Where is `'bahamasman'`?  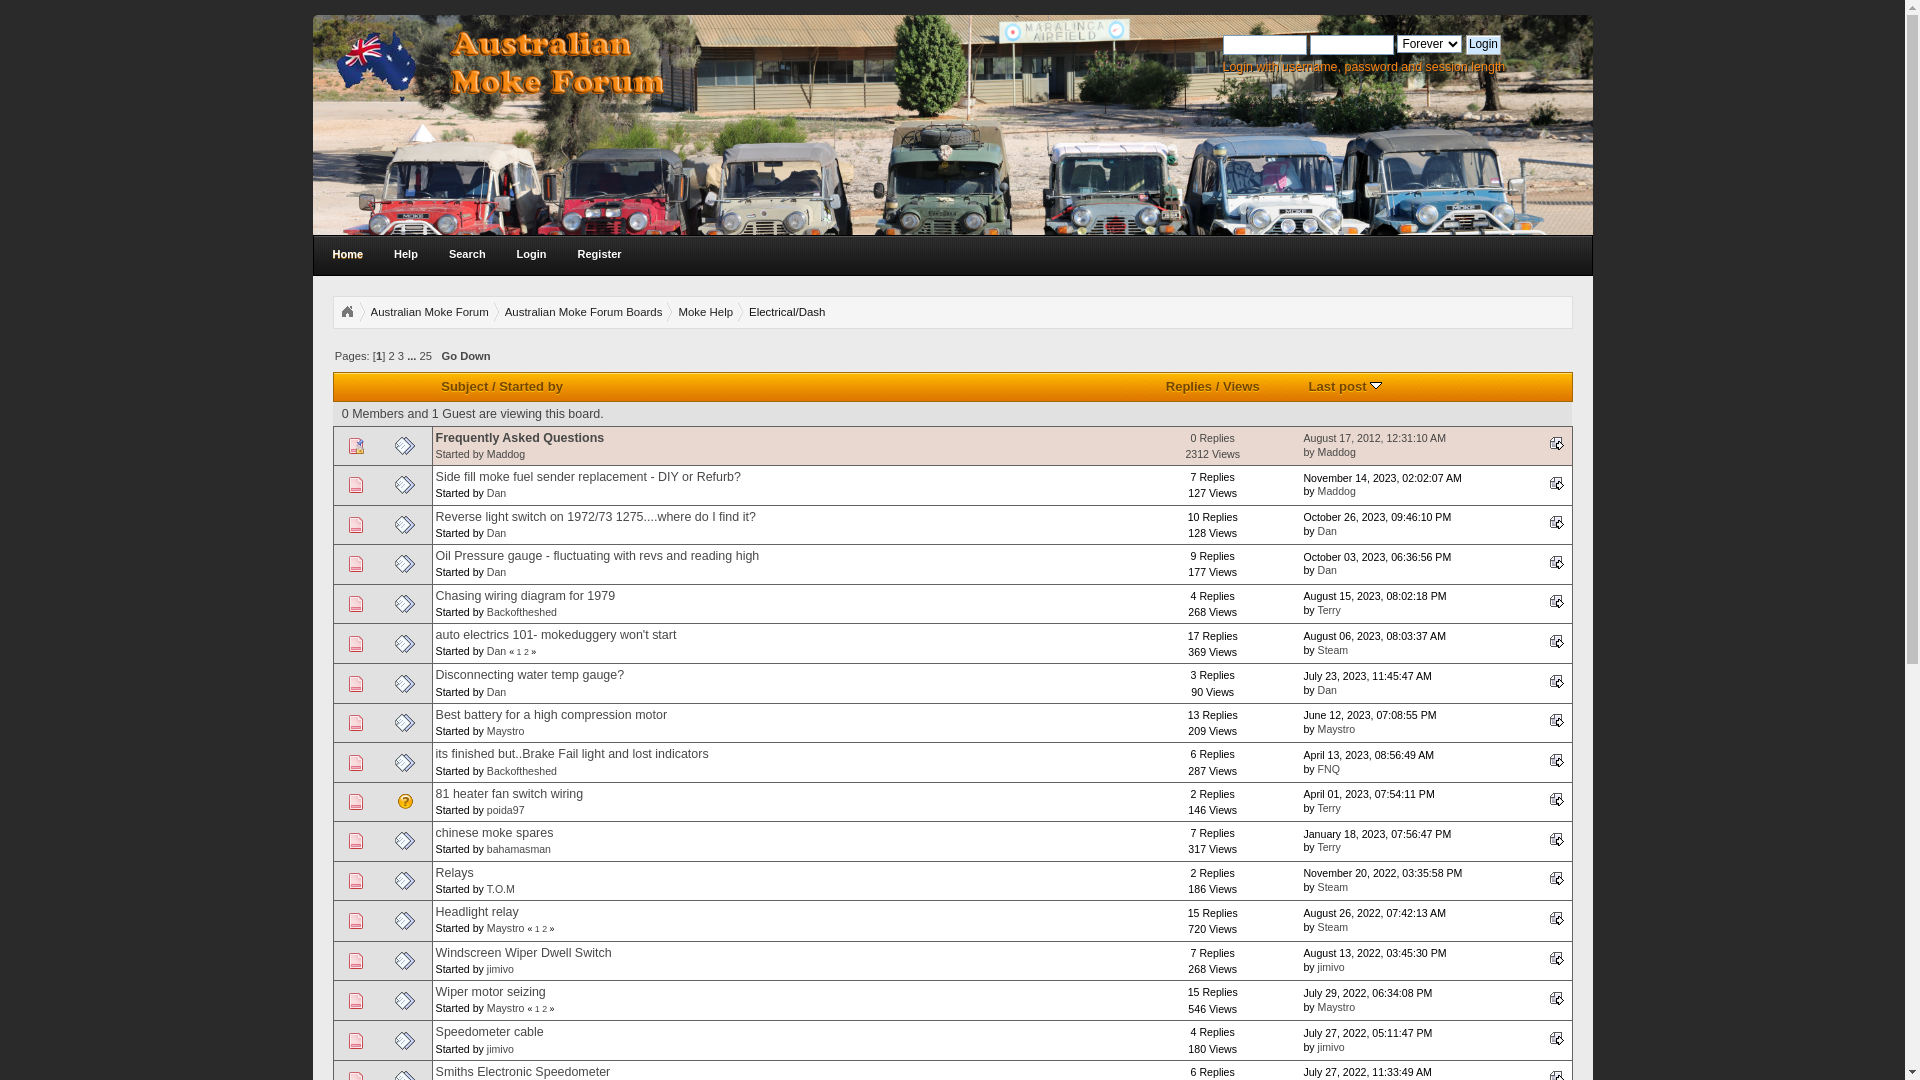 'bahamasman' is located at coordinates (518, 848).